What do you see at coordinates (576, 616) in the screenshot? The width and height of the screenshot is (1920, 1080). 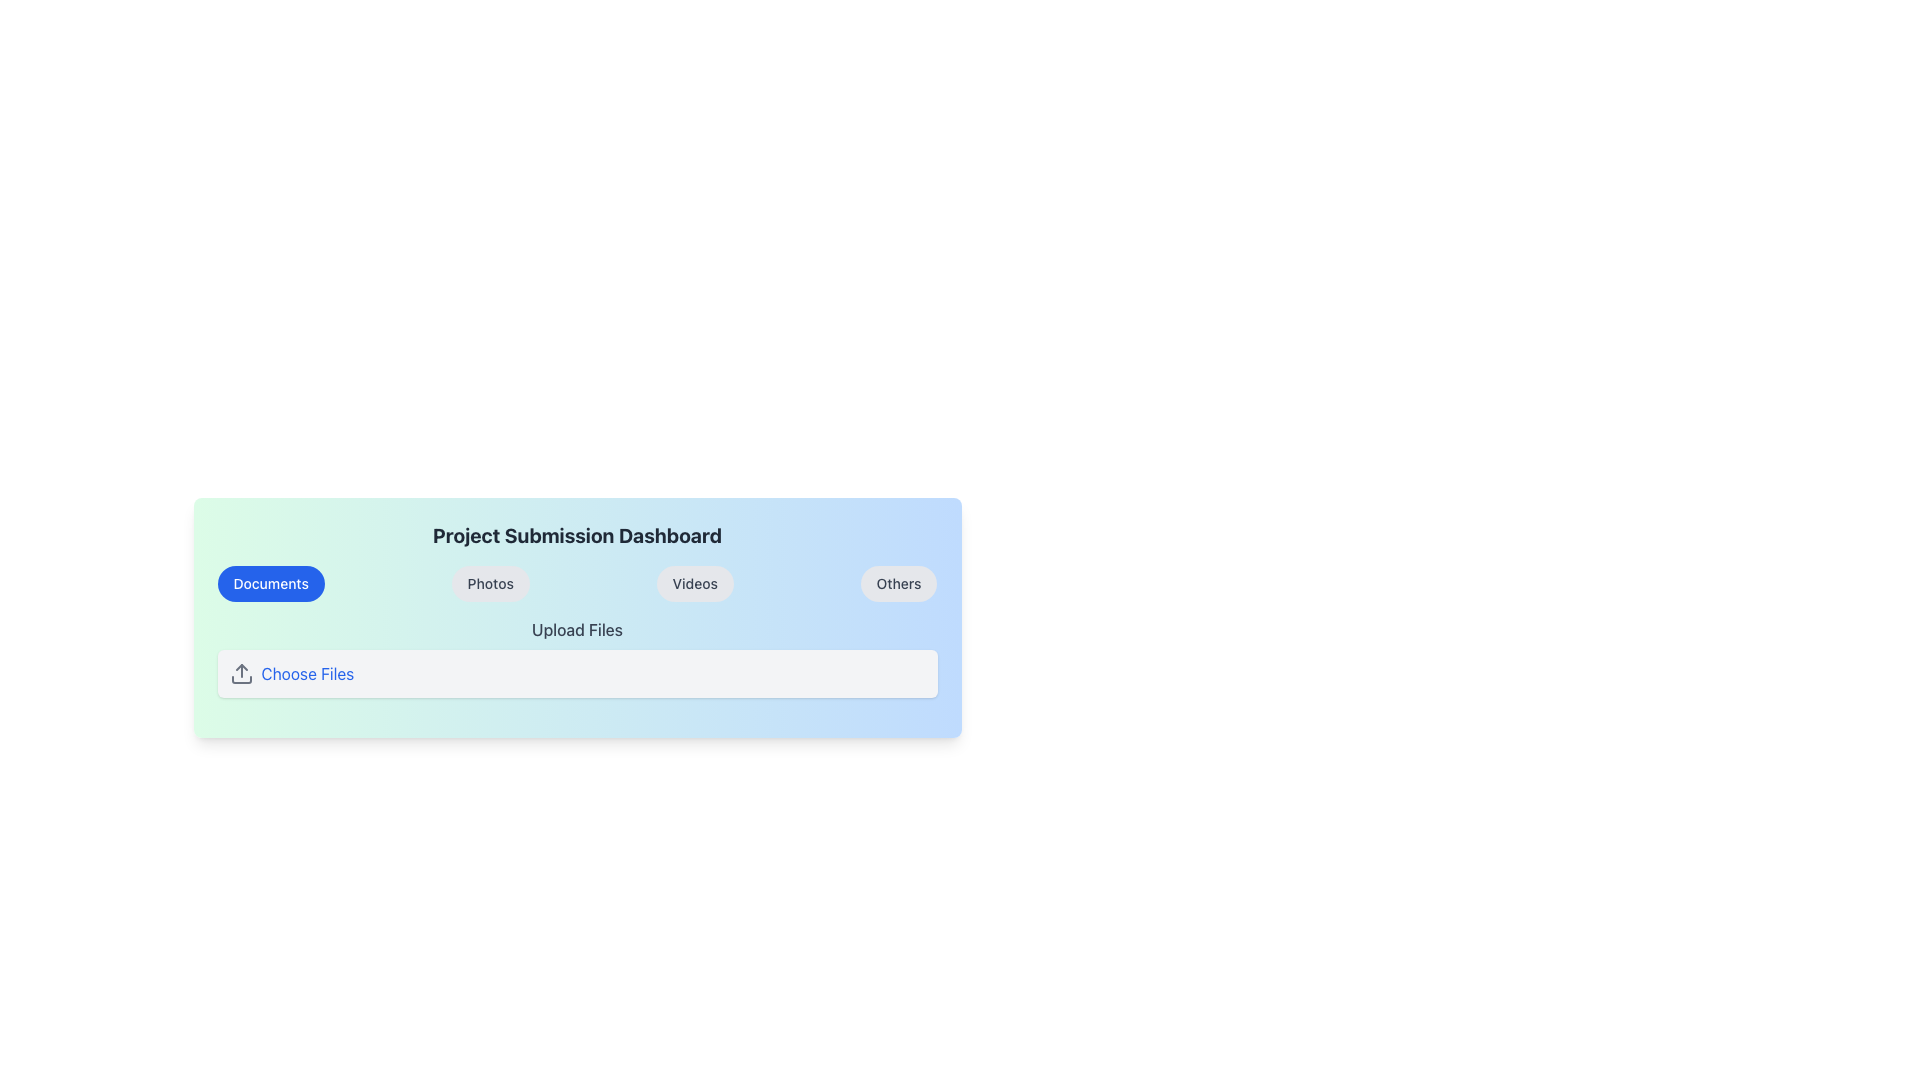 I see `files into the upload bar located at the center of the project submission dashboard interface` at bounding box center [576, 616].